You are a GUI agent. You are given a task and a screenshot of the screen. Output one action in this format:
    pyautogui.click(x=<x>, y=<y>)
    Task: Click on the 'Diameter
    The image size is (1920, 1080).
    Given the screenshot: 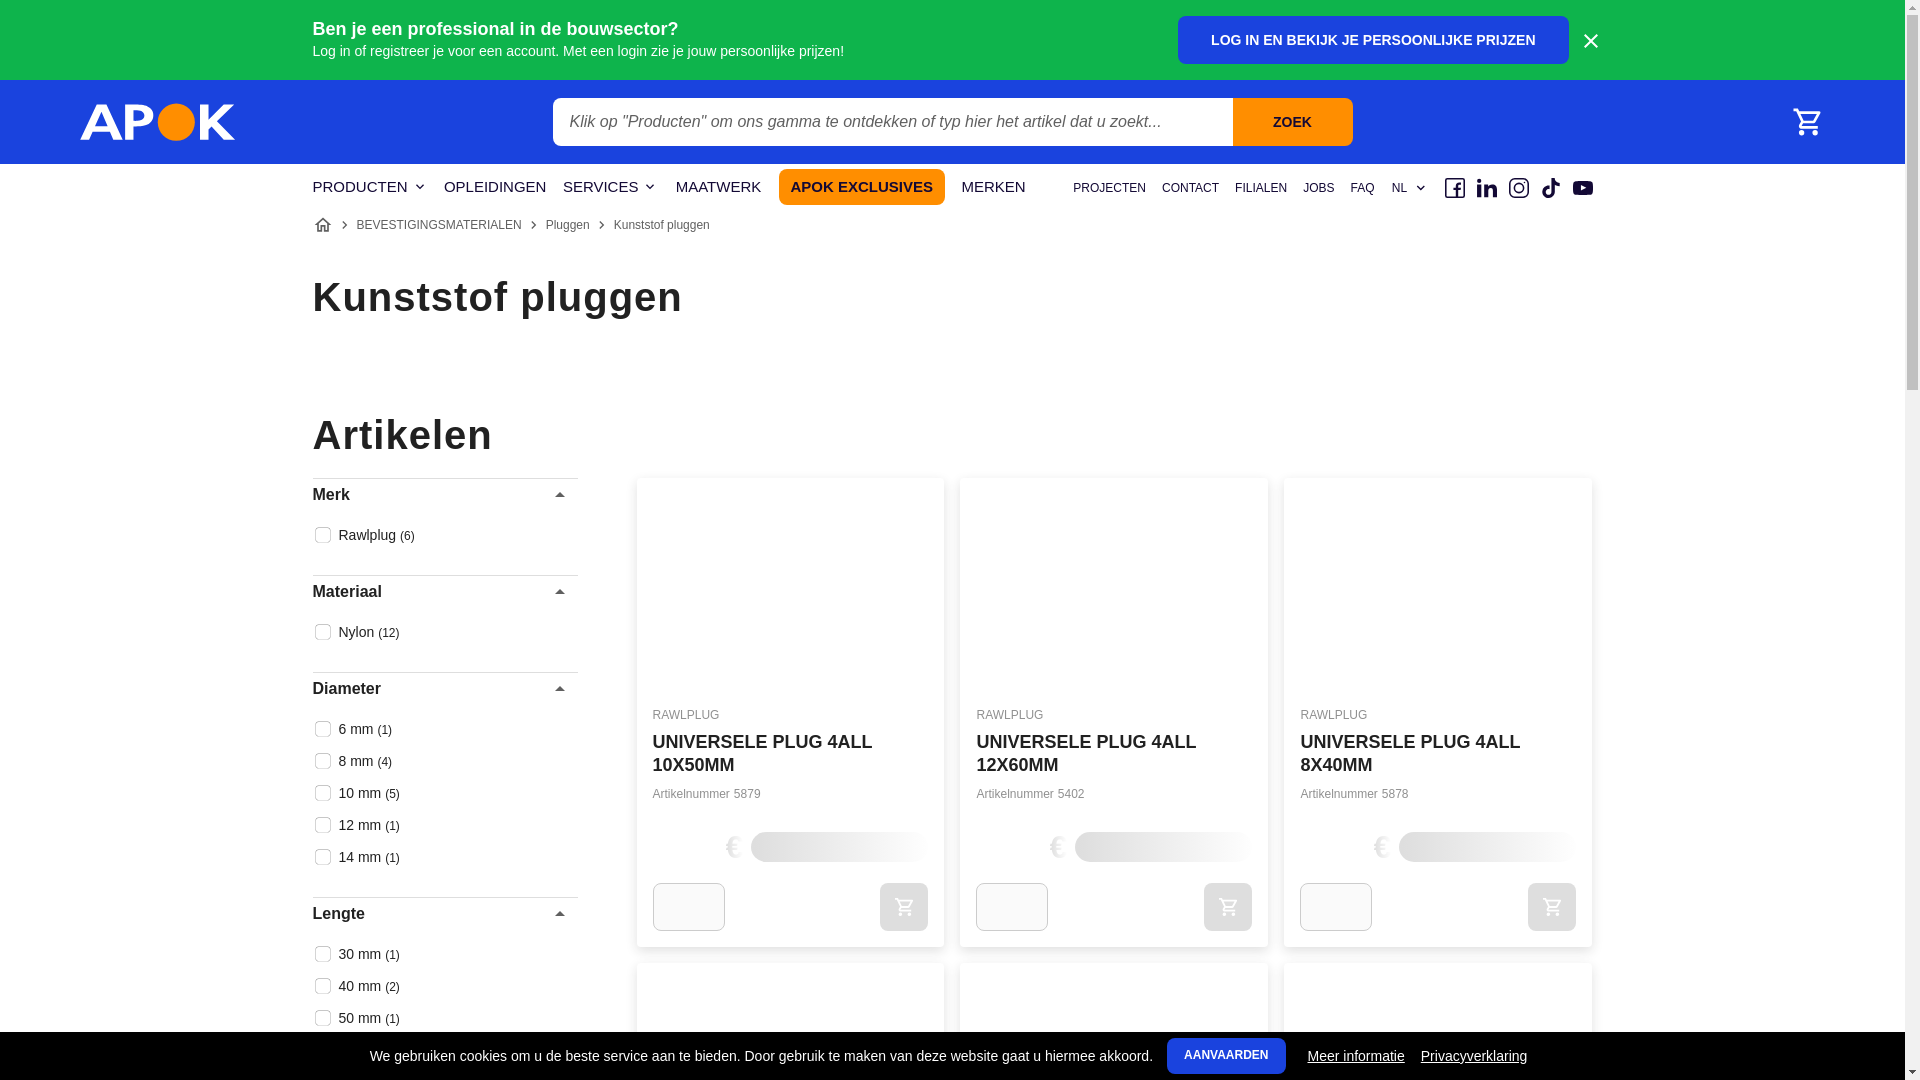 What is the action you would take?
    pyautogui.click(x=311, y=688)
    